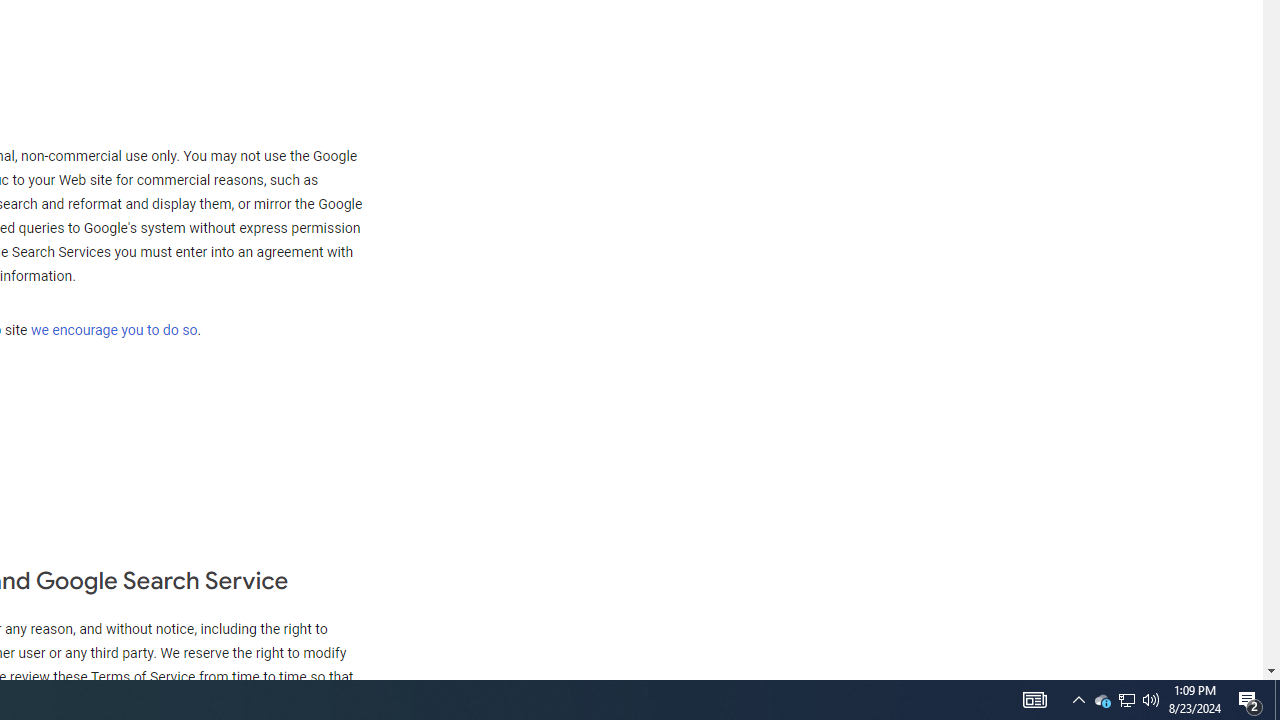  What do you see at coordinates (112, 329) in the screenshot?
I see `'we encourage you to do so'` at bounding box center [112, 329].